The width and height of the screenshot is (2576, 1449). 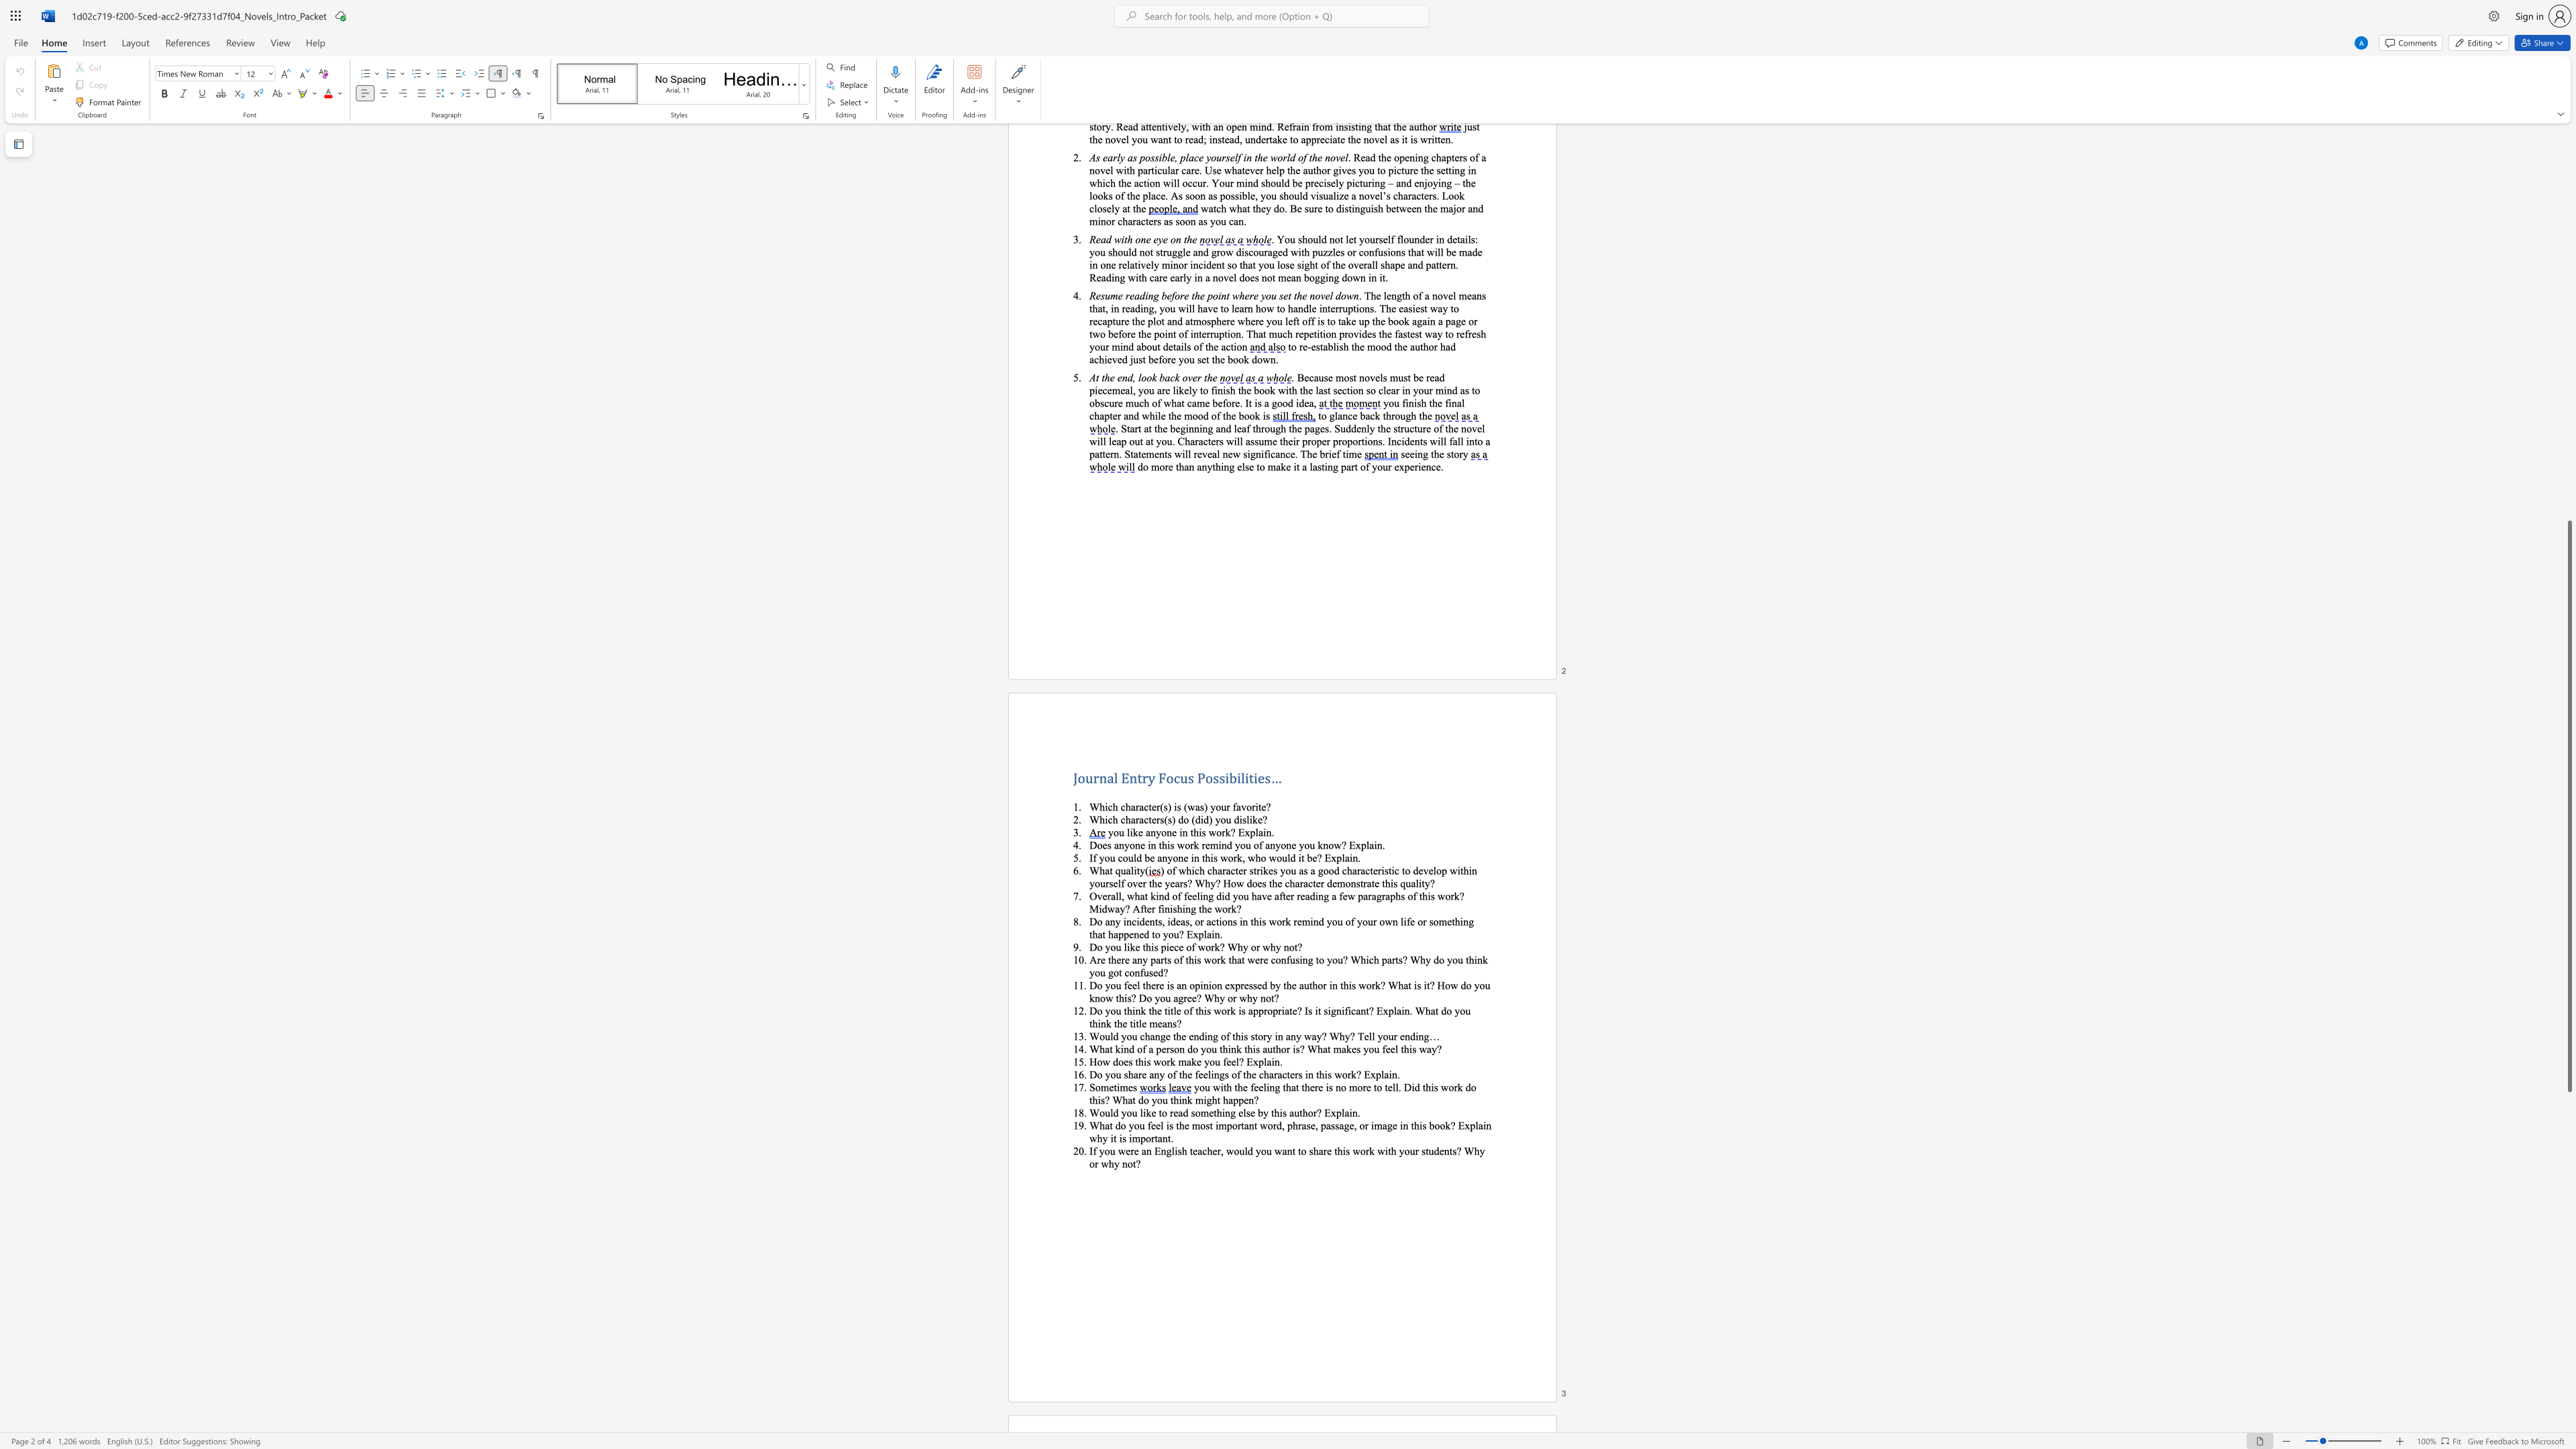 I want to click on the 1th character "x" in the text, so click(x=1195, y=933).